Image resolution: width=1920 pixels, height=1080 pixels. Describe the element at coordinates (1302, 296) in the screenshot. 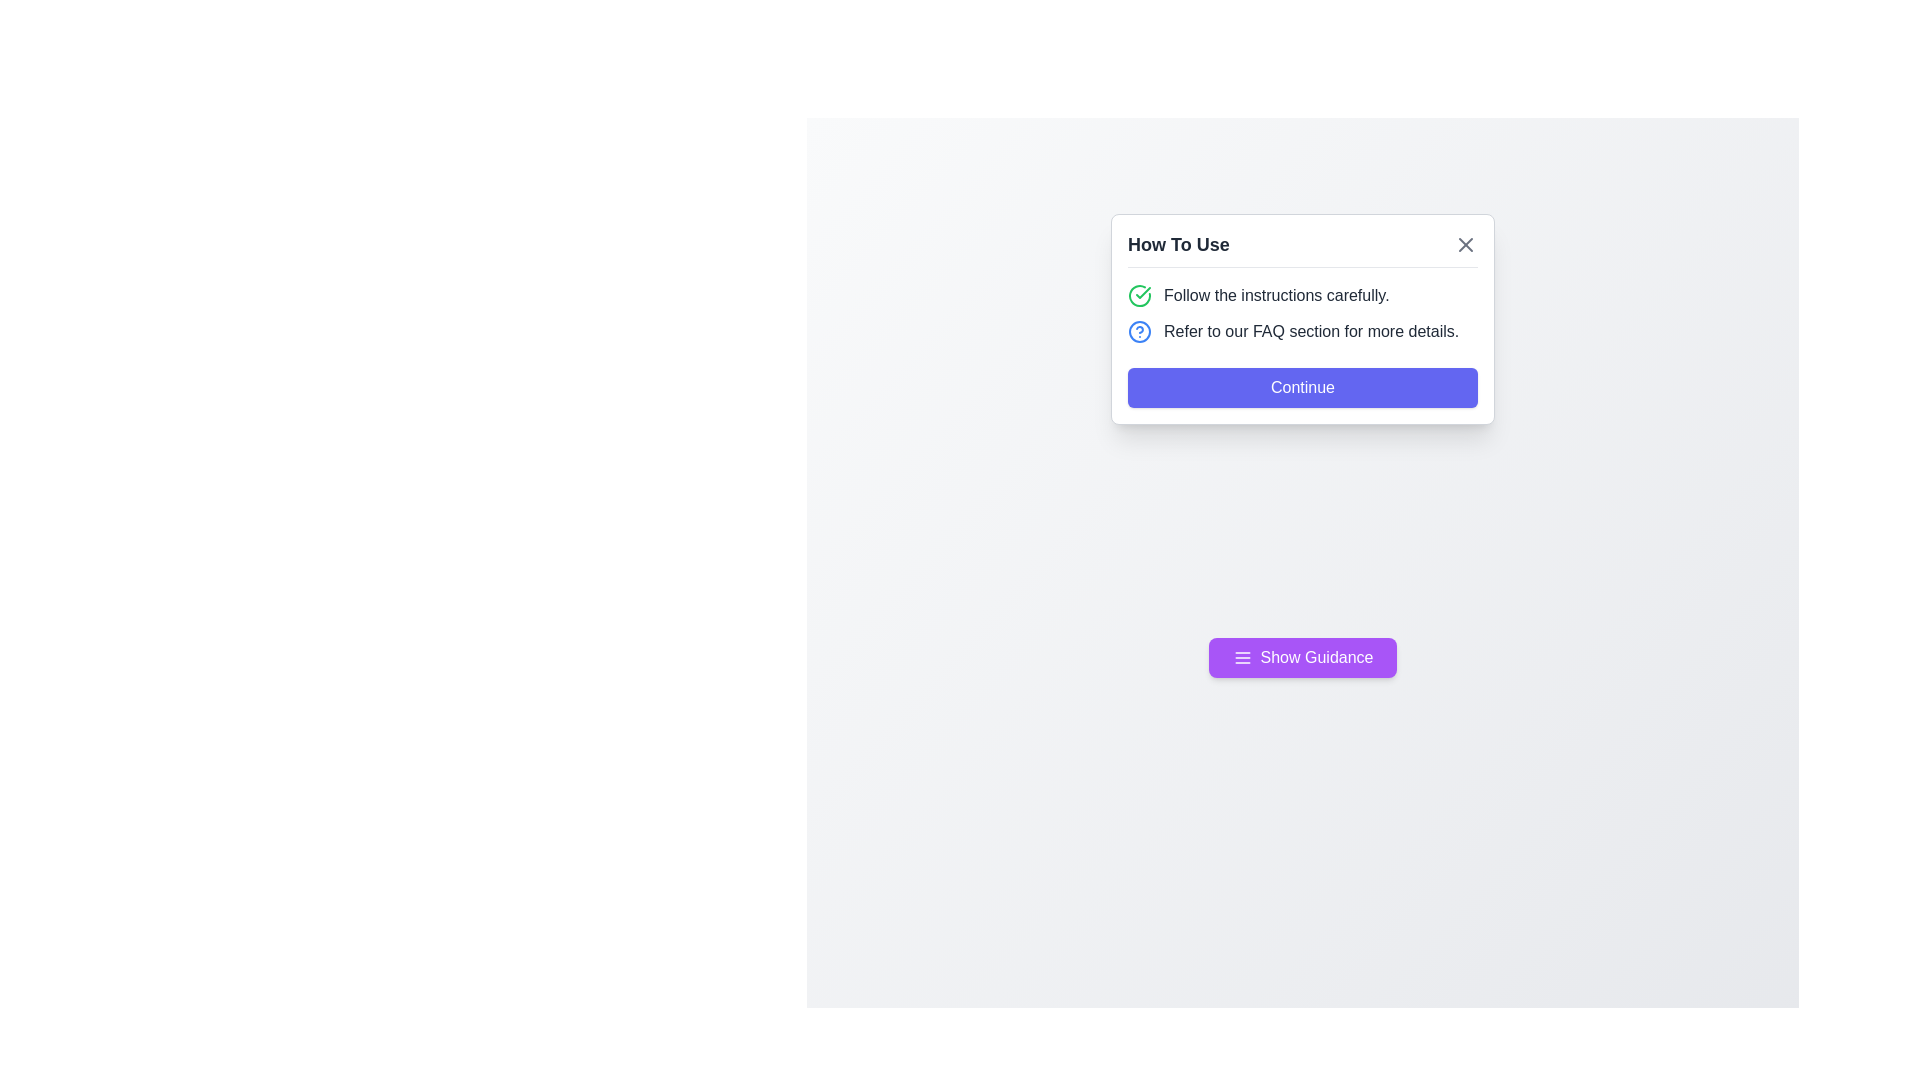

I see `the Static Instructional Text with Icon in the 'How To Use' modal dialog, which is the first item in the list of instructions` at that location.